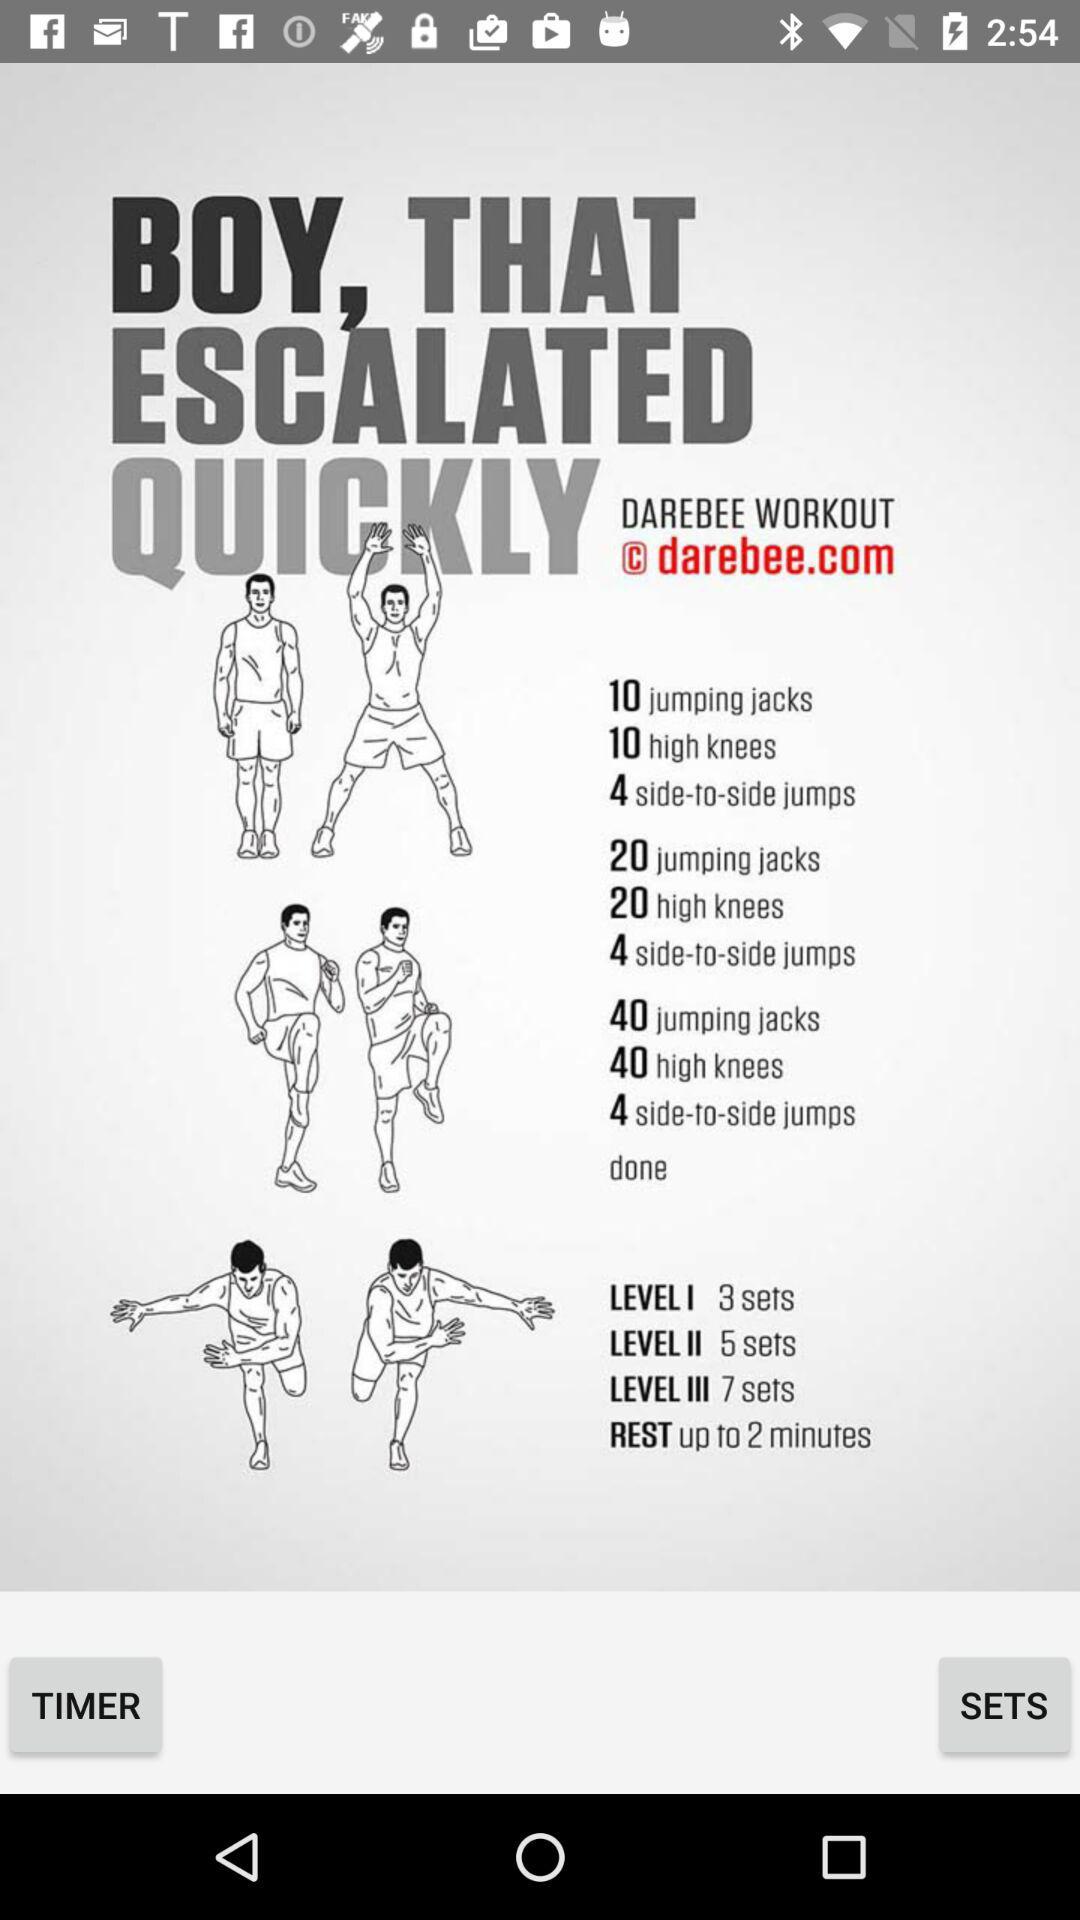  I want to click on the icon to the right of the timer item, so click(1004, 1703).